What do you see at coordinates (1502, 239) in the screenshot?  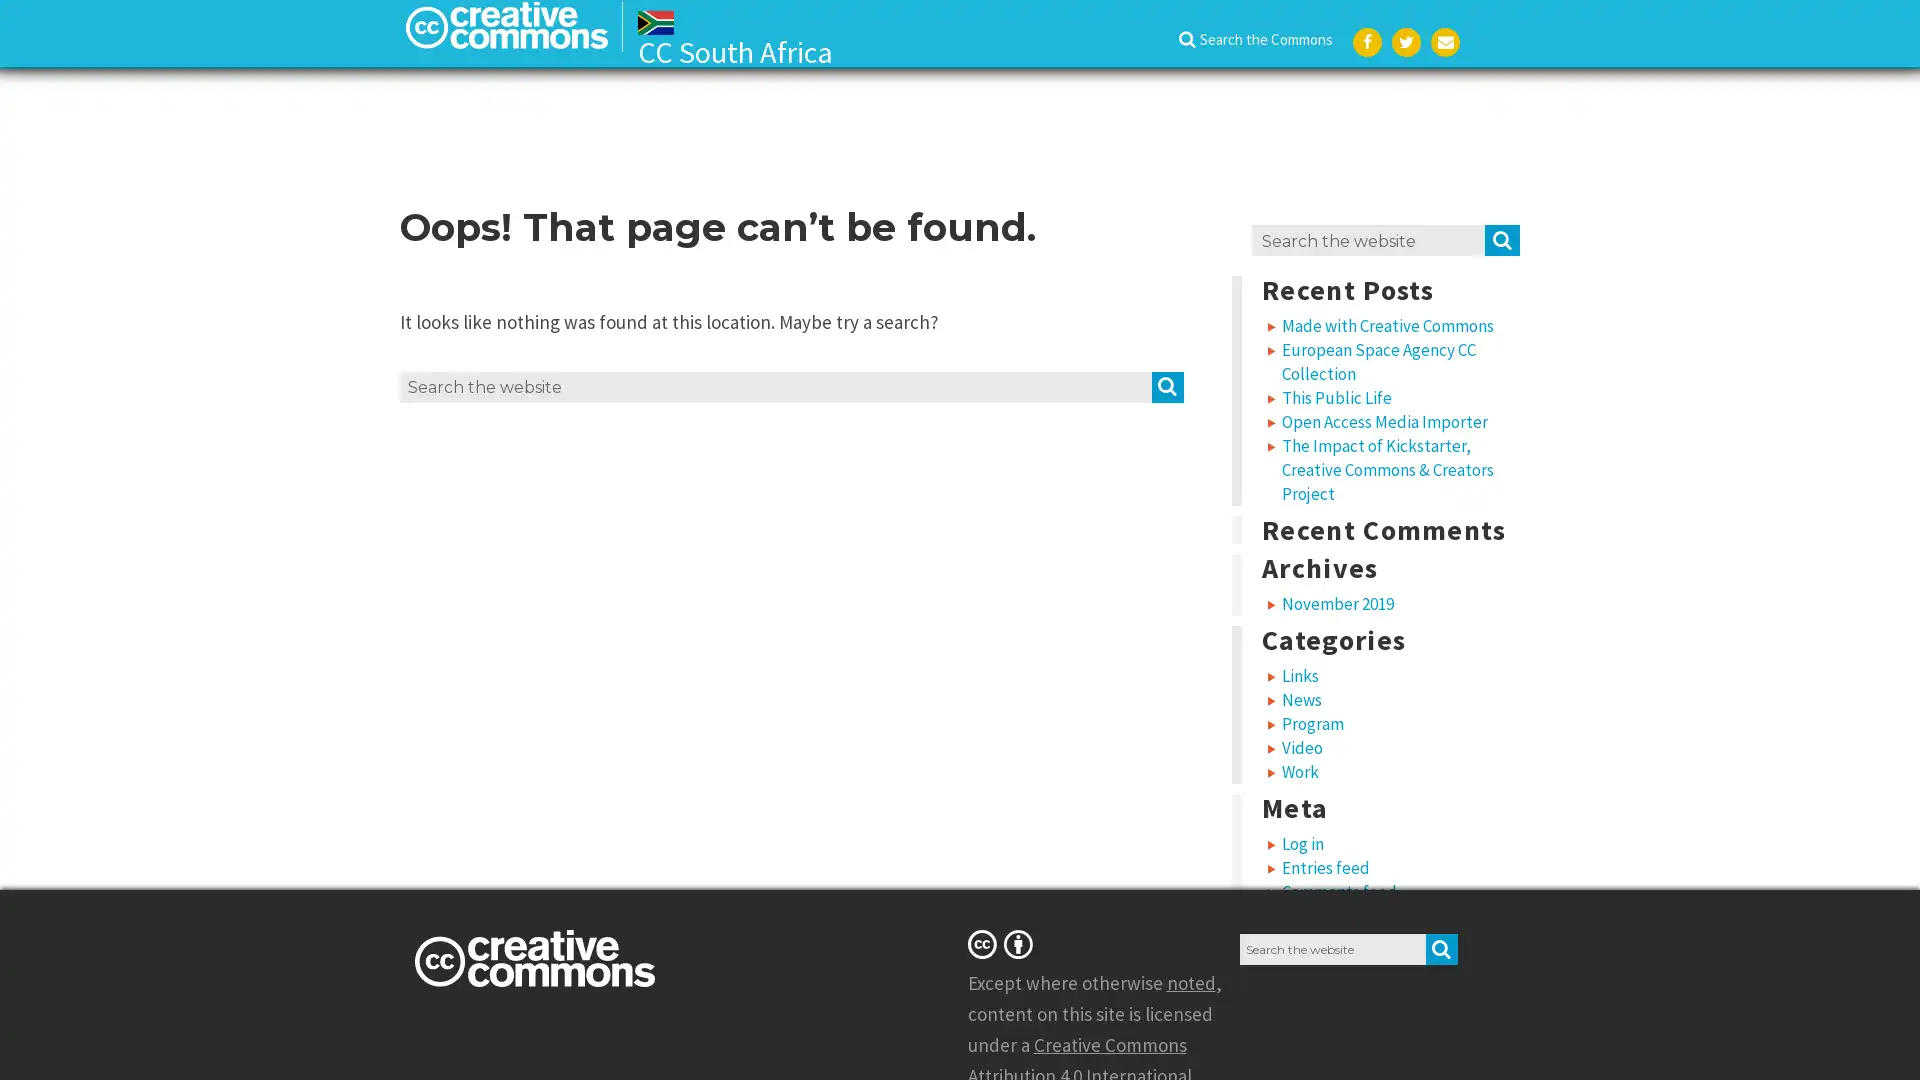 I see `SEARCH` at bounding box center [1502, 239].